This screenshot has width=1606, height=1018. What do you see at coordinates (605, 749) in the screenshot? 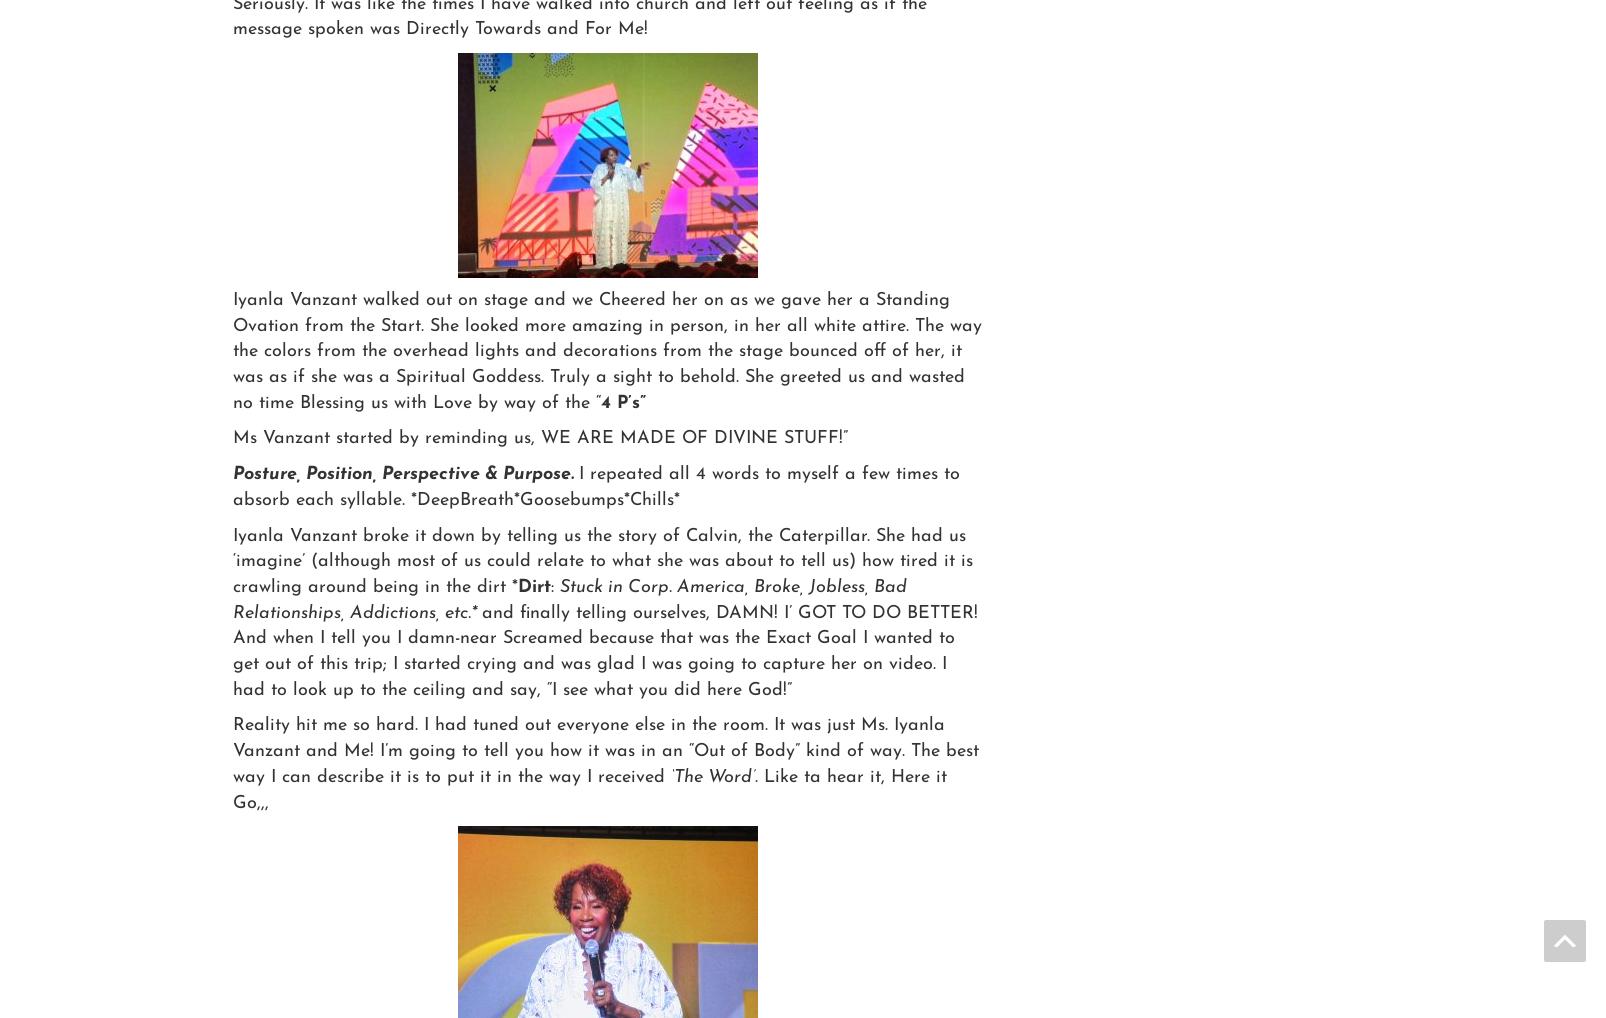
I see `'Reality hit me so hard. I had tuned out everyone else in the room. It was just Ms. Iyanla Vanzant and Me! I’m going to tell you how it was in an “Out of Body” kind of way. The best way I can describe it is to put it in the way I received'` at bounding box center [605, 749].